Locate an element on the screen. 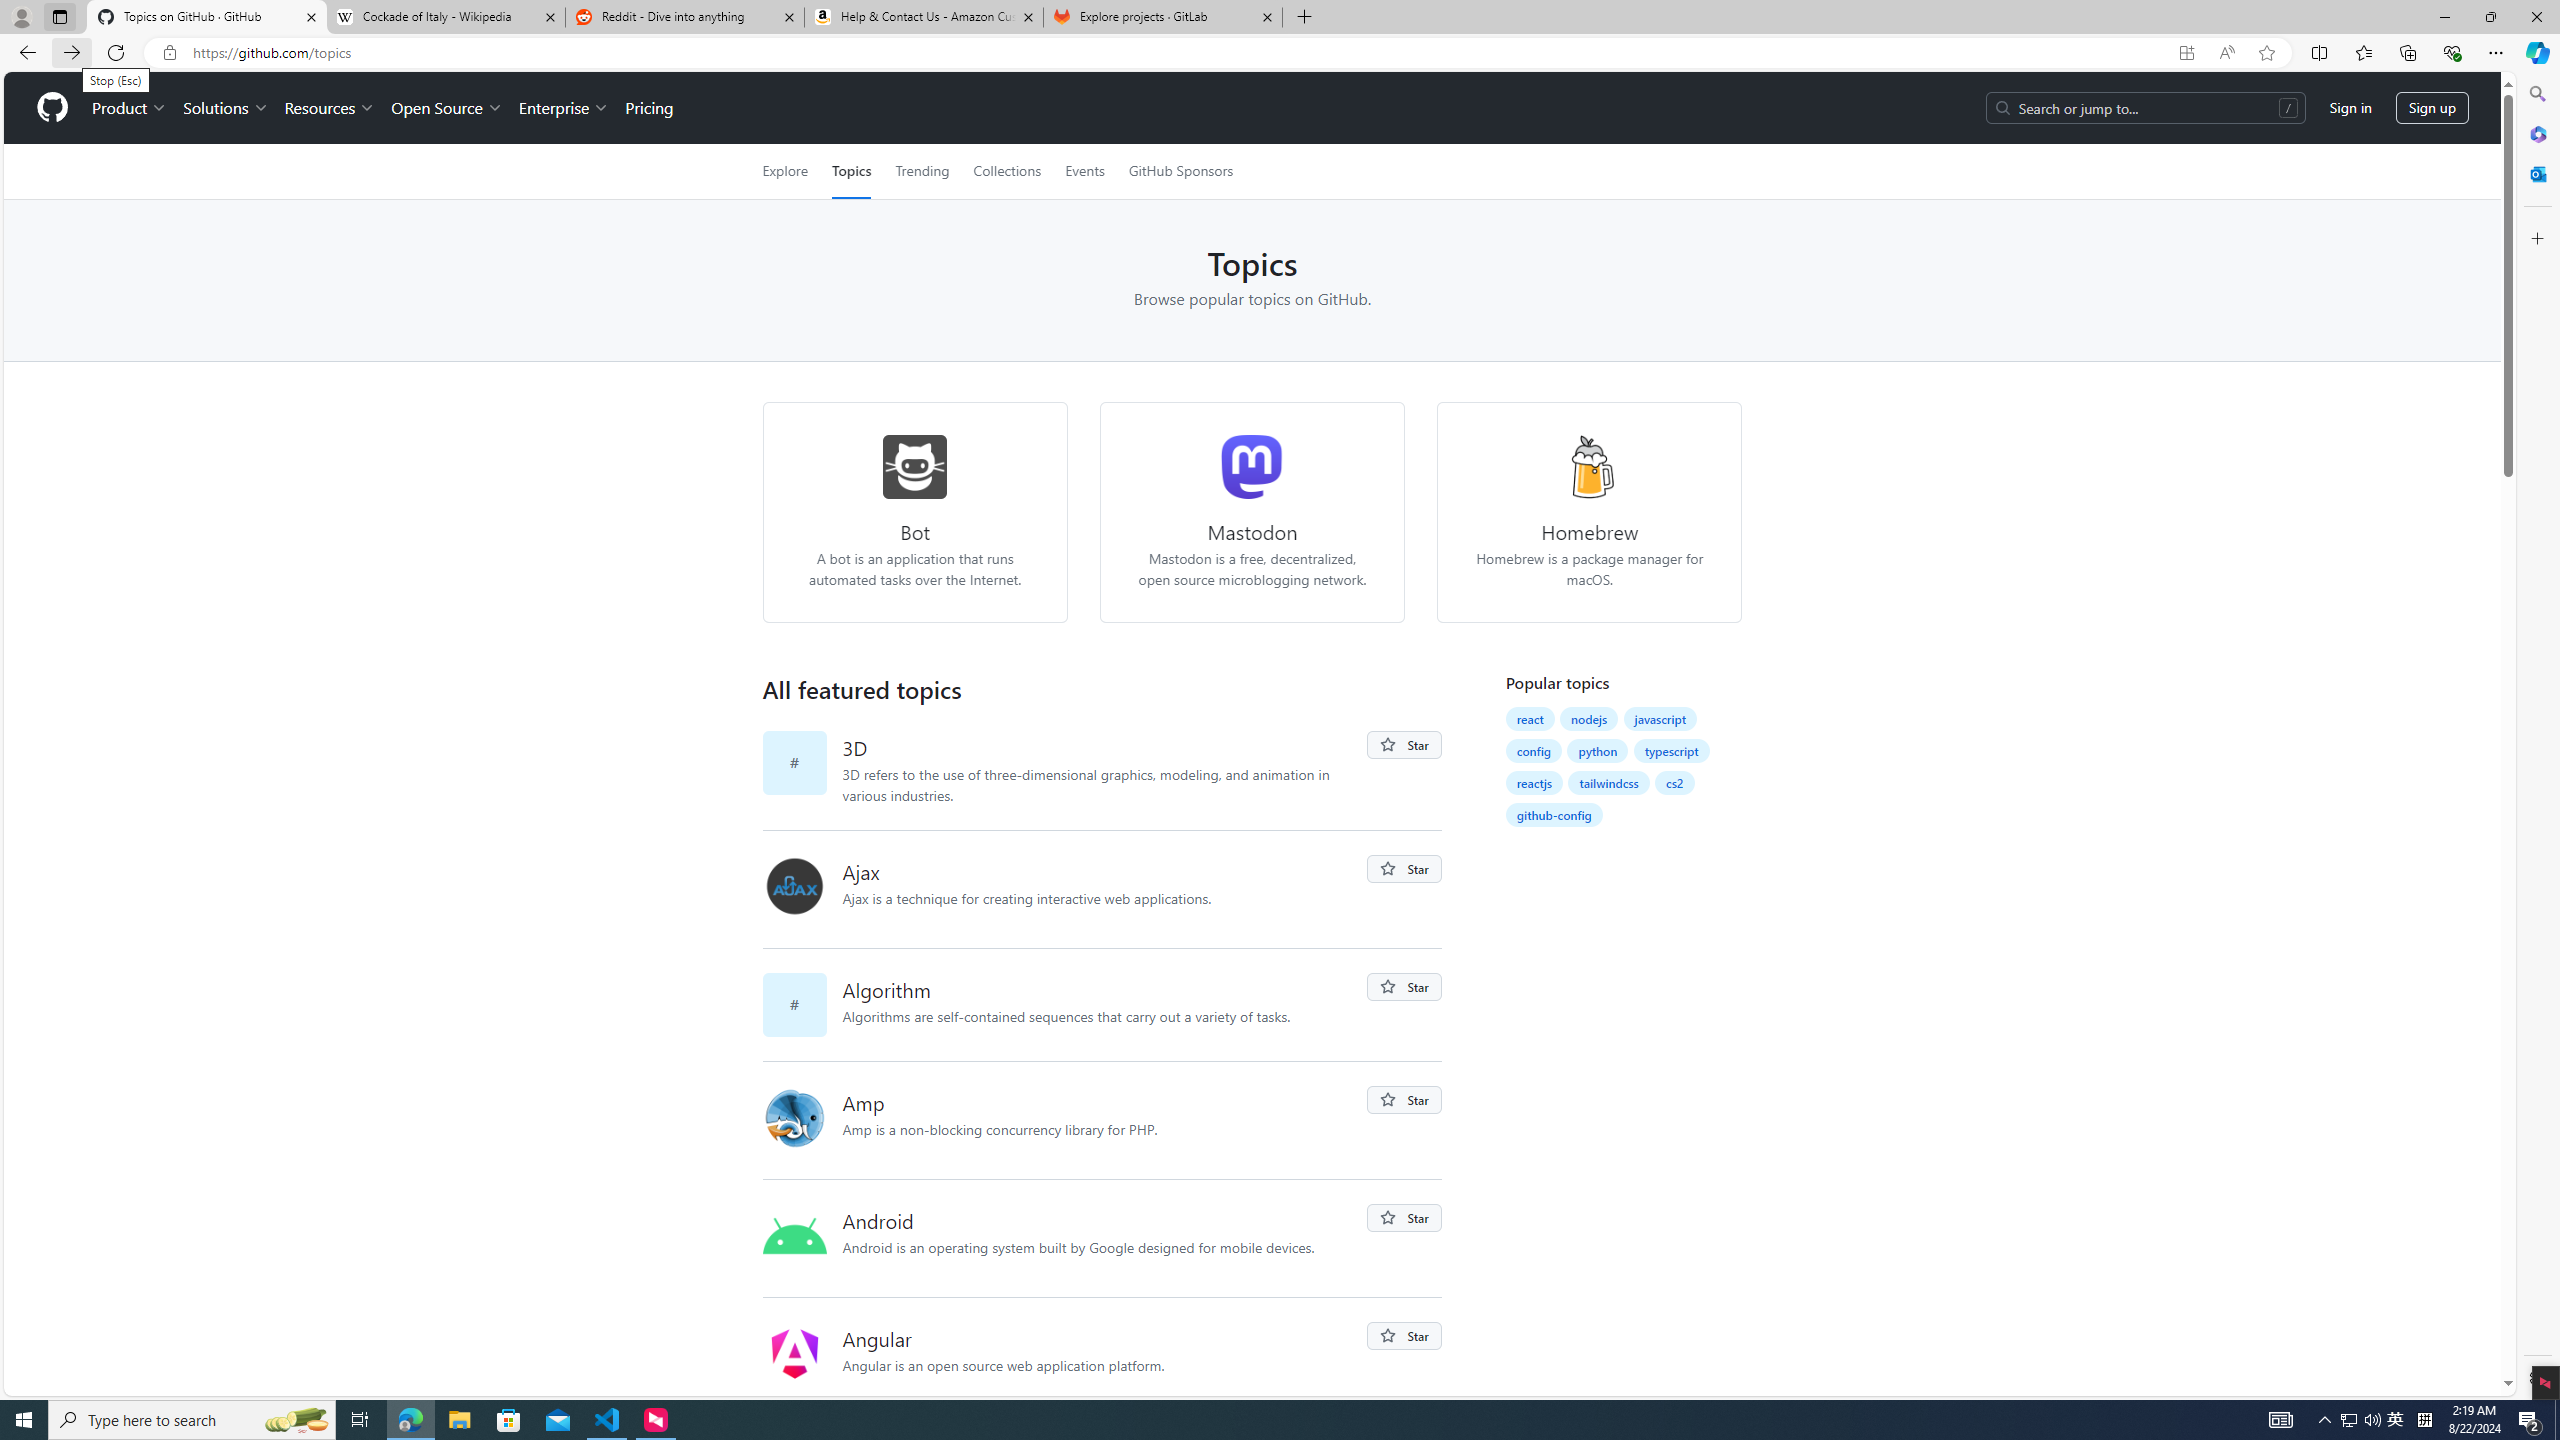 This screenshot has height=1440, width=2560. 'mastodon' is located at coordinates (1252, 467).